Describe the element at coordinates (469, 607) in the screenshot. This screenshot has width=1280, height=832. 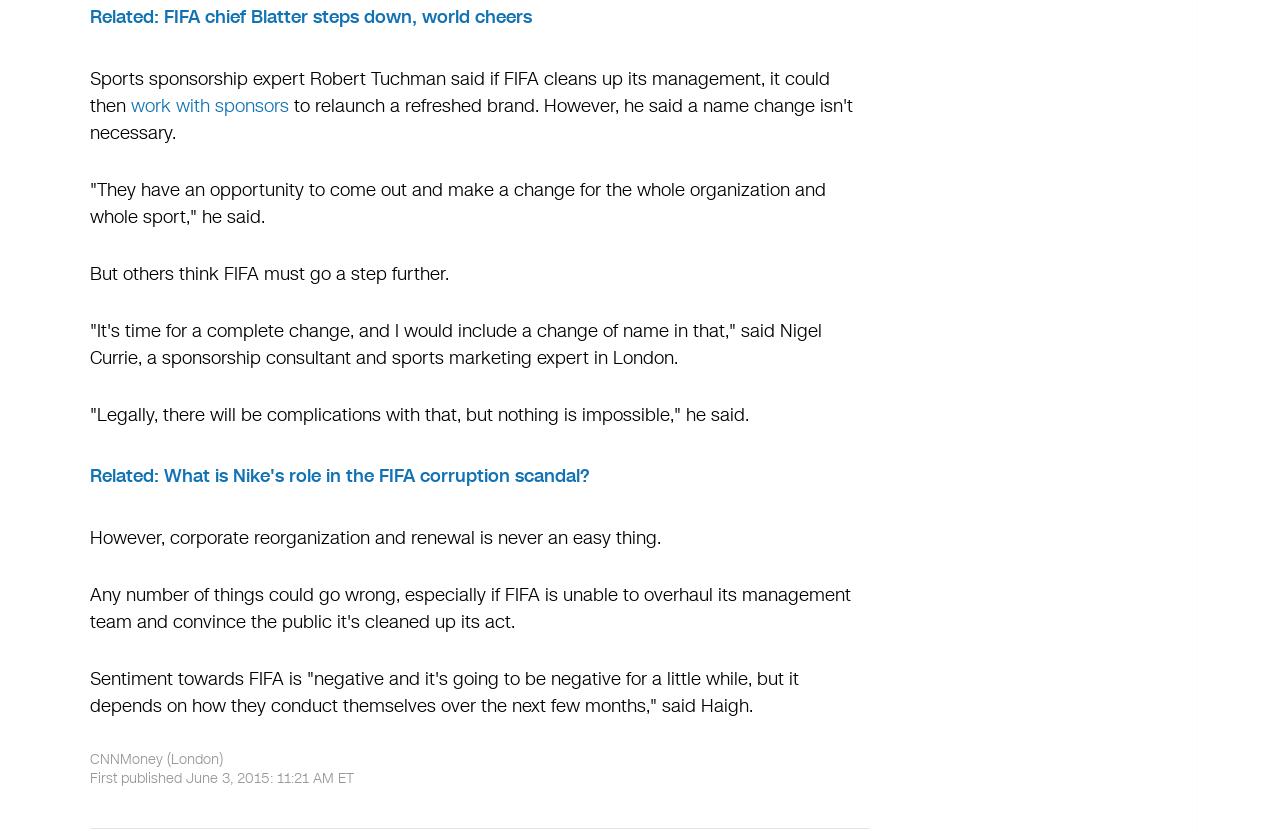
I see `'Any number of things could go wrong, especially if FIFA is unable to overhaul its management team and convince the public it's cleaned up its act.'` at that location.